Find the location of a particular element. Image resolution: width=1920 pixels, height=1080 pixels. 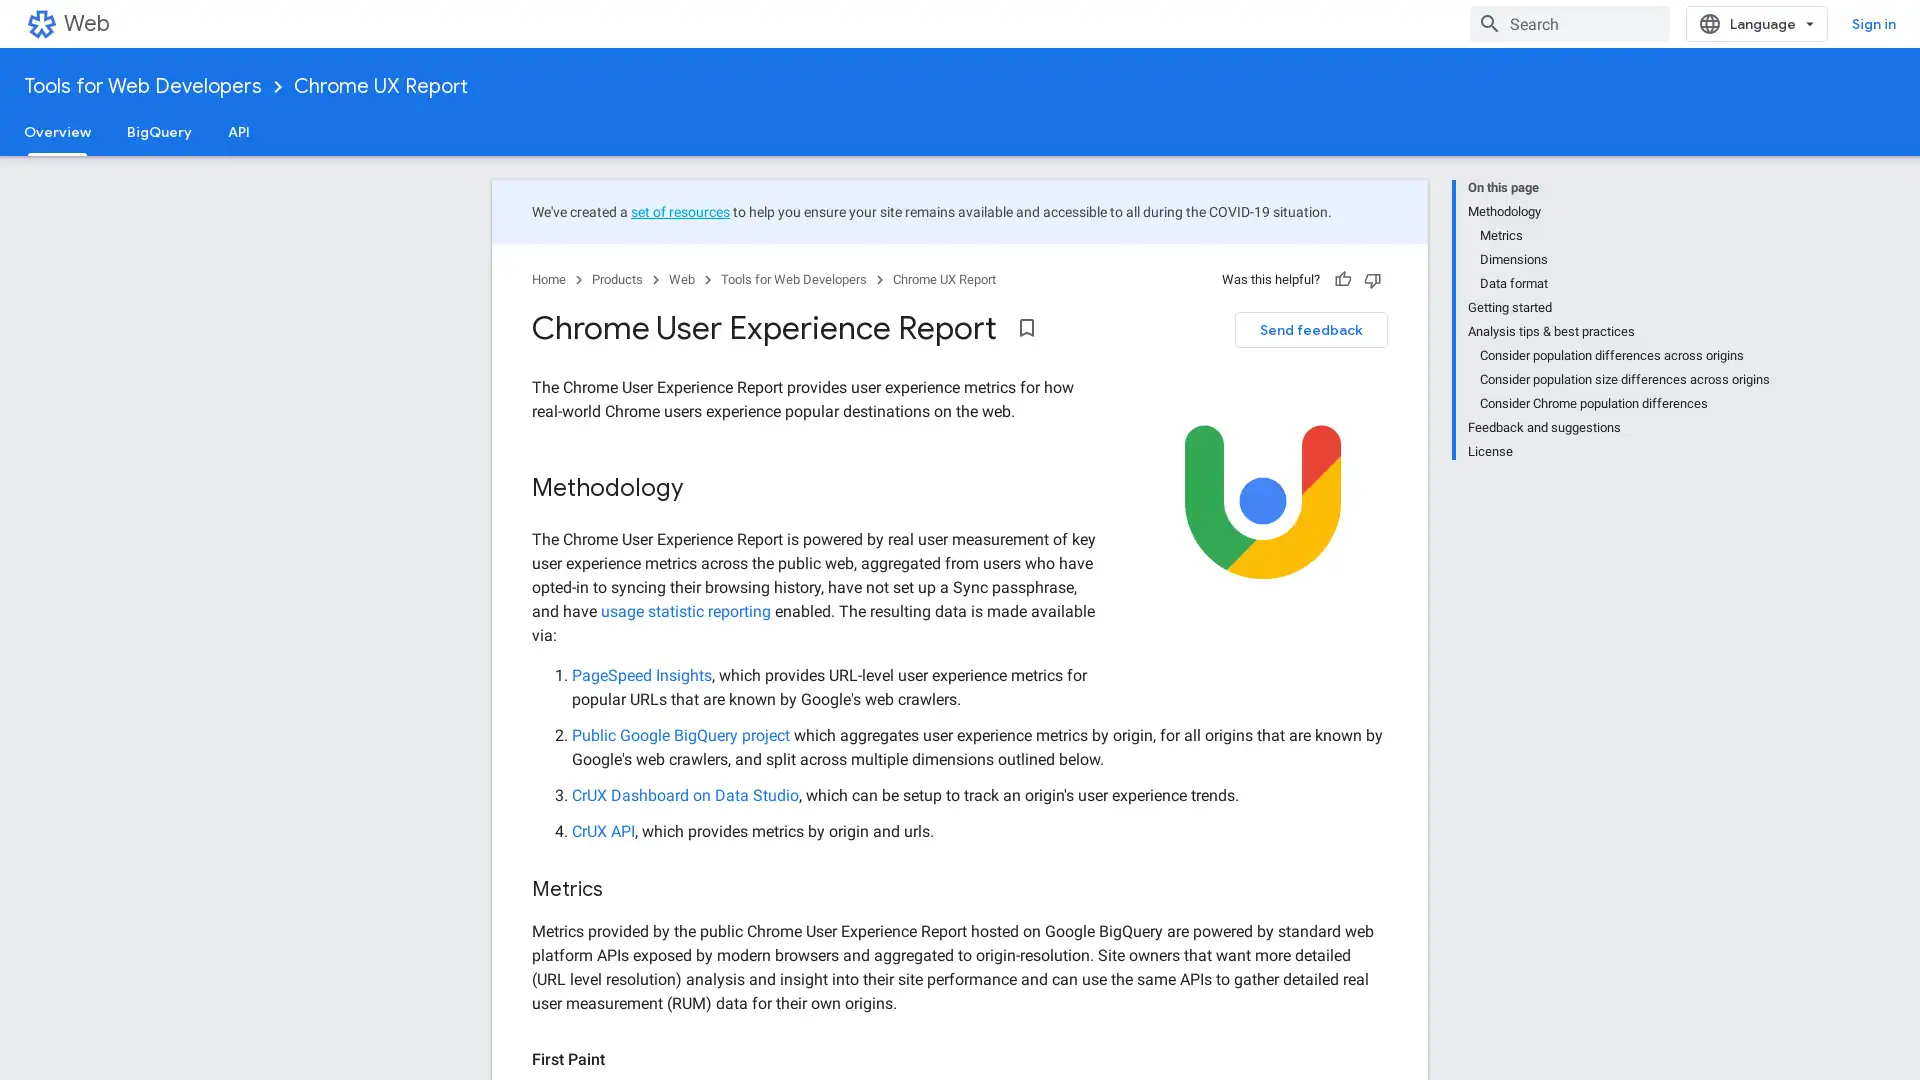

Copy link to this section: Methodology is located at coordinates (704, 489).